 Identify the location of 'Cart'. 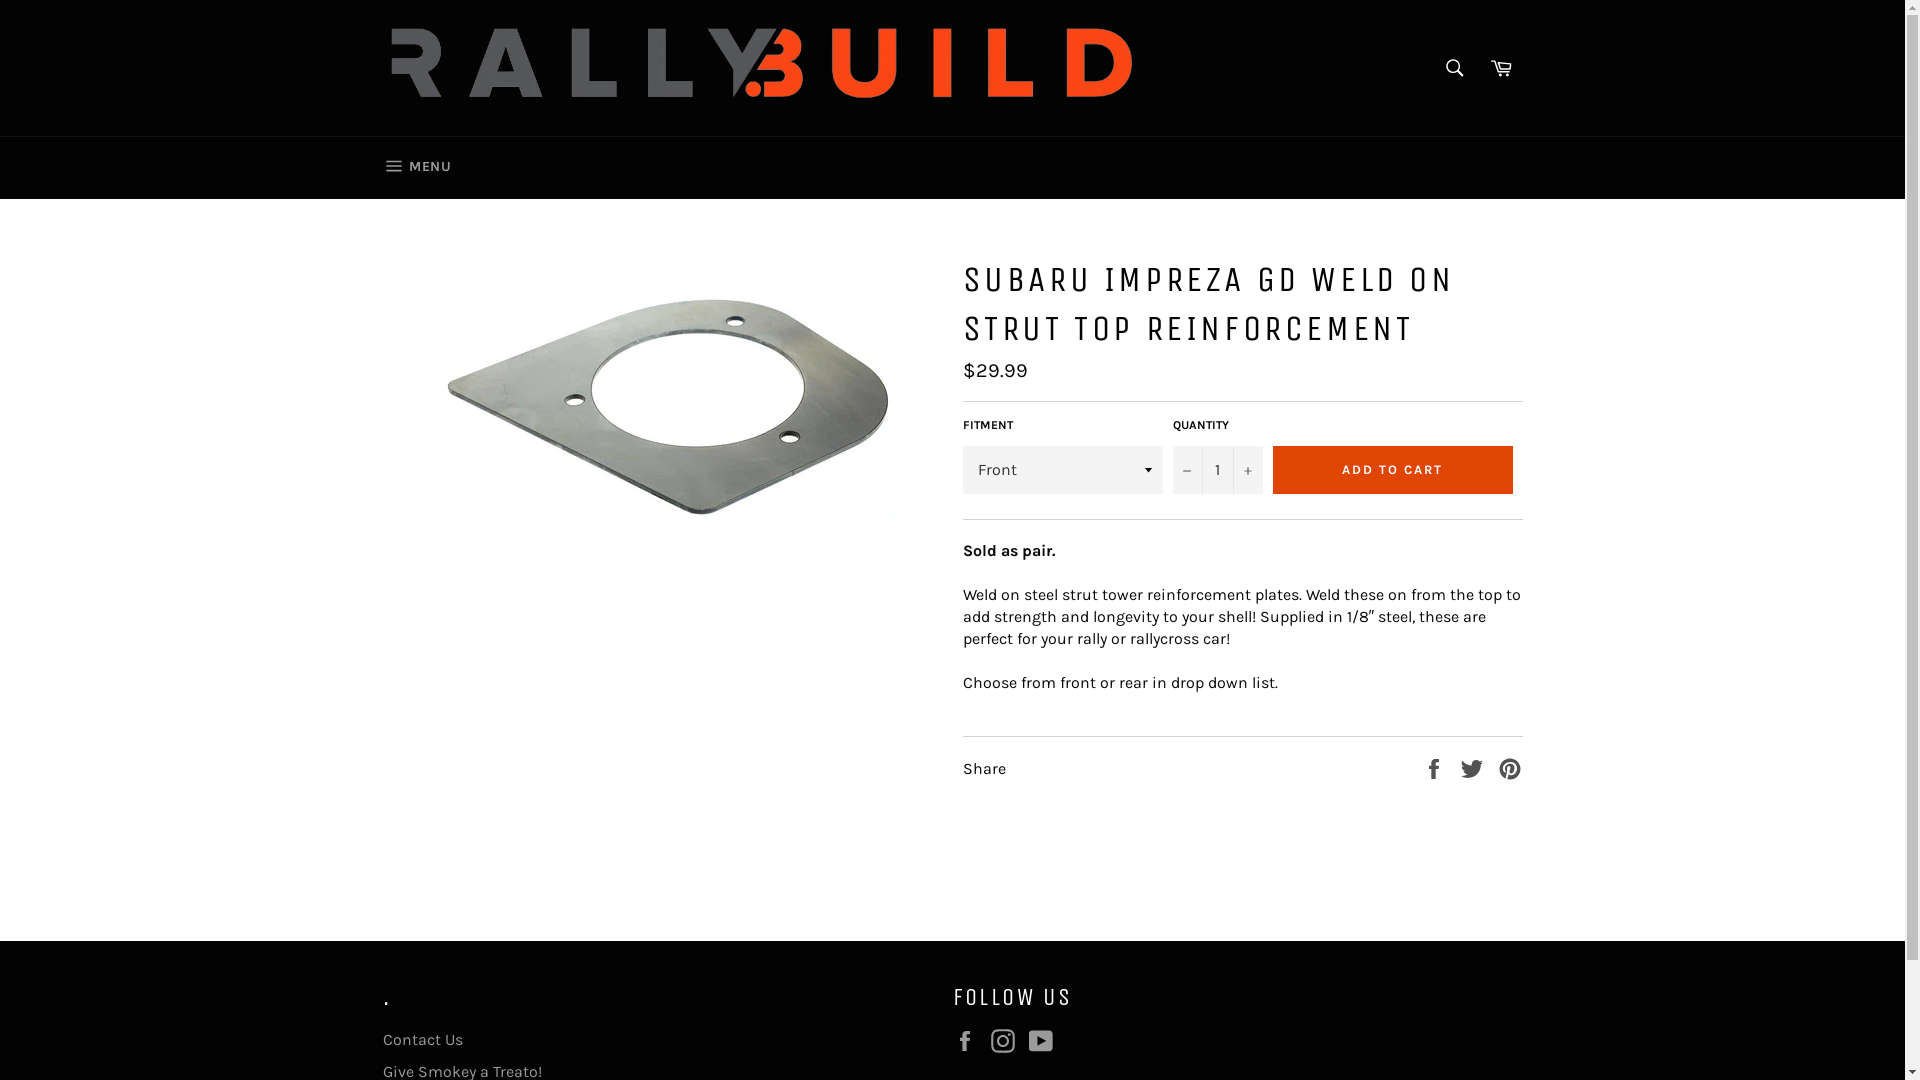
(1479, 67).